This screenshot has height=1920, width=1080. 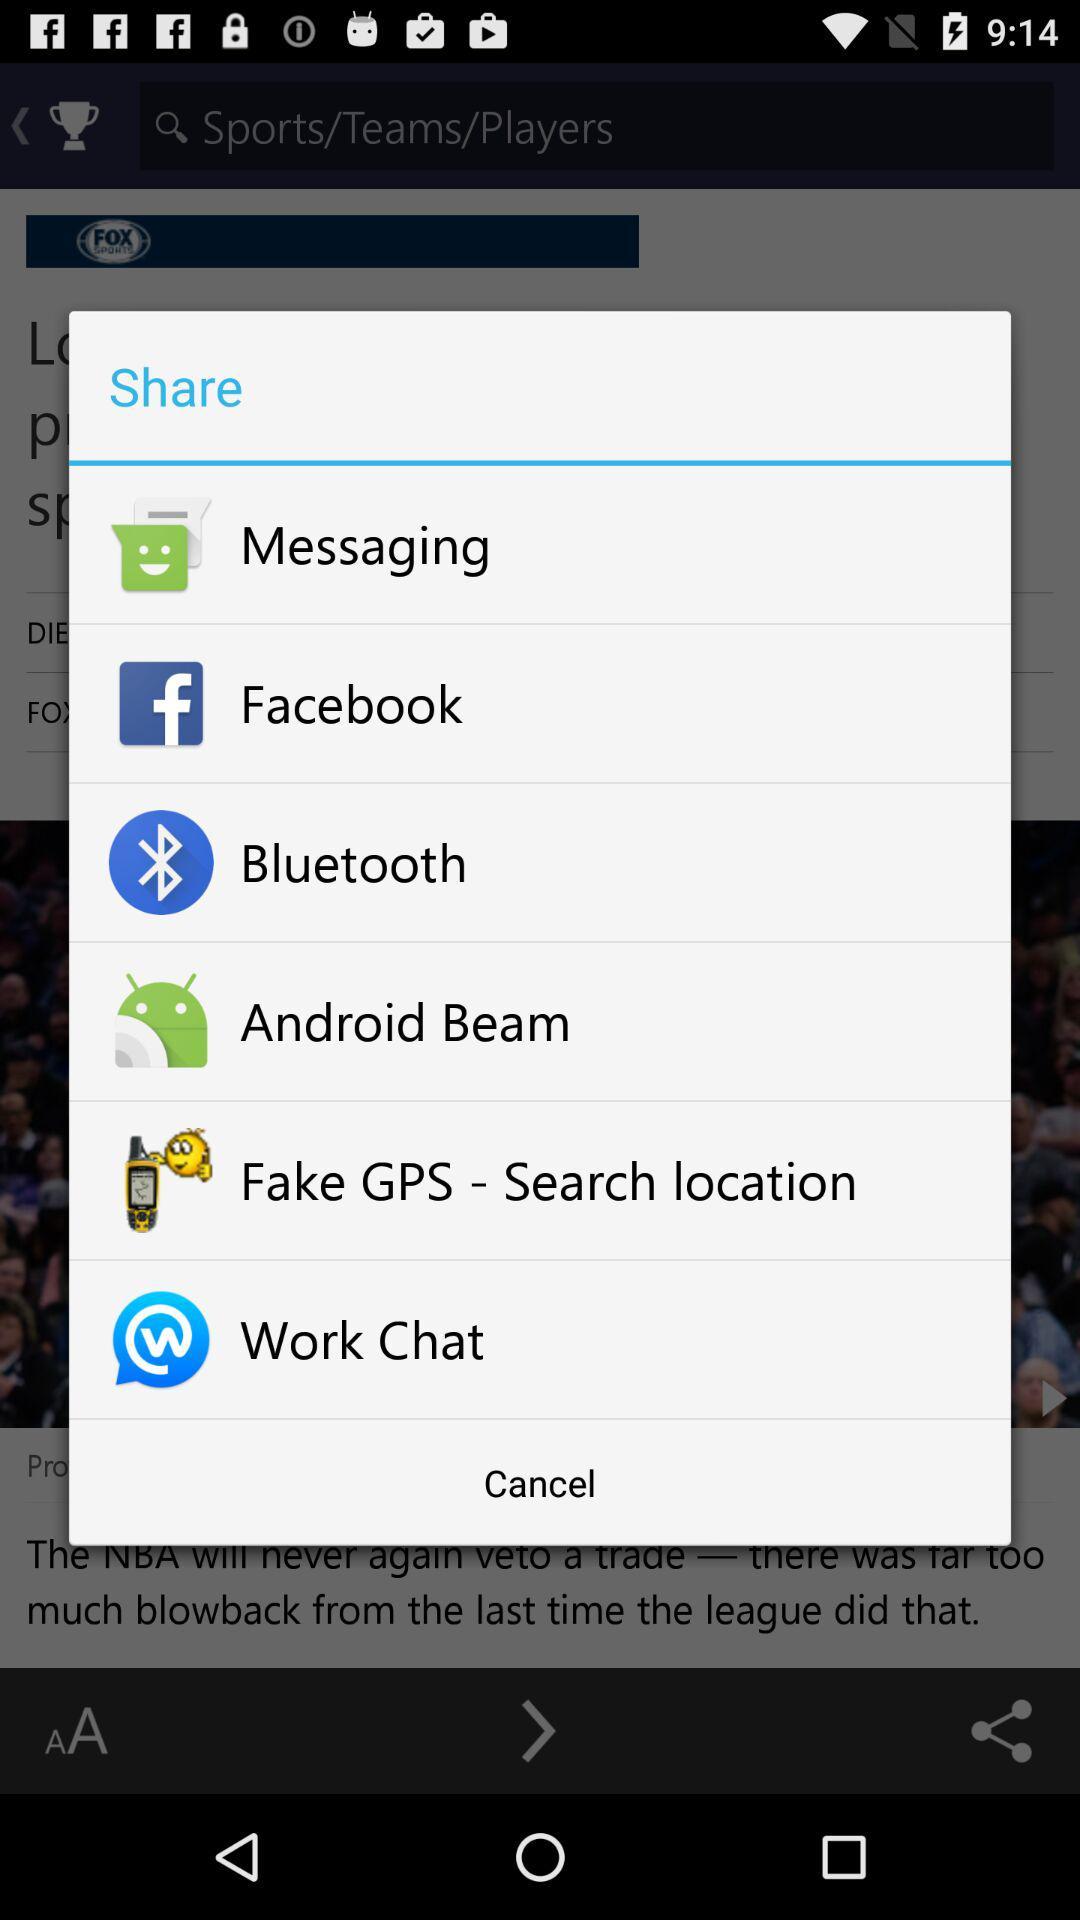 I want to click on the cancel, so click(x=540, y=1482).